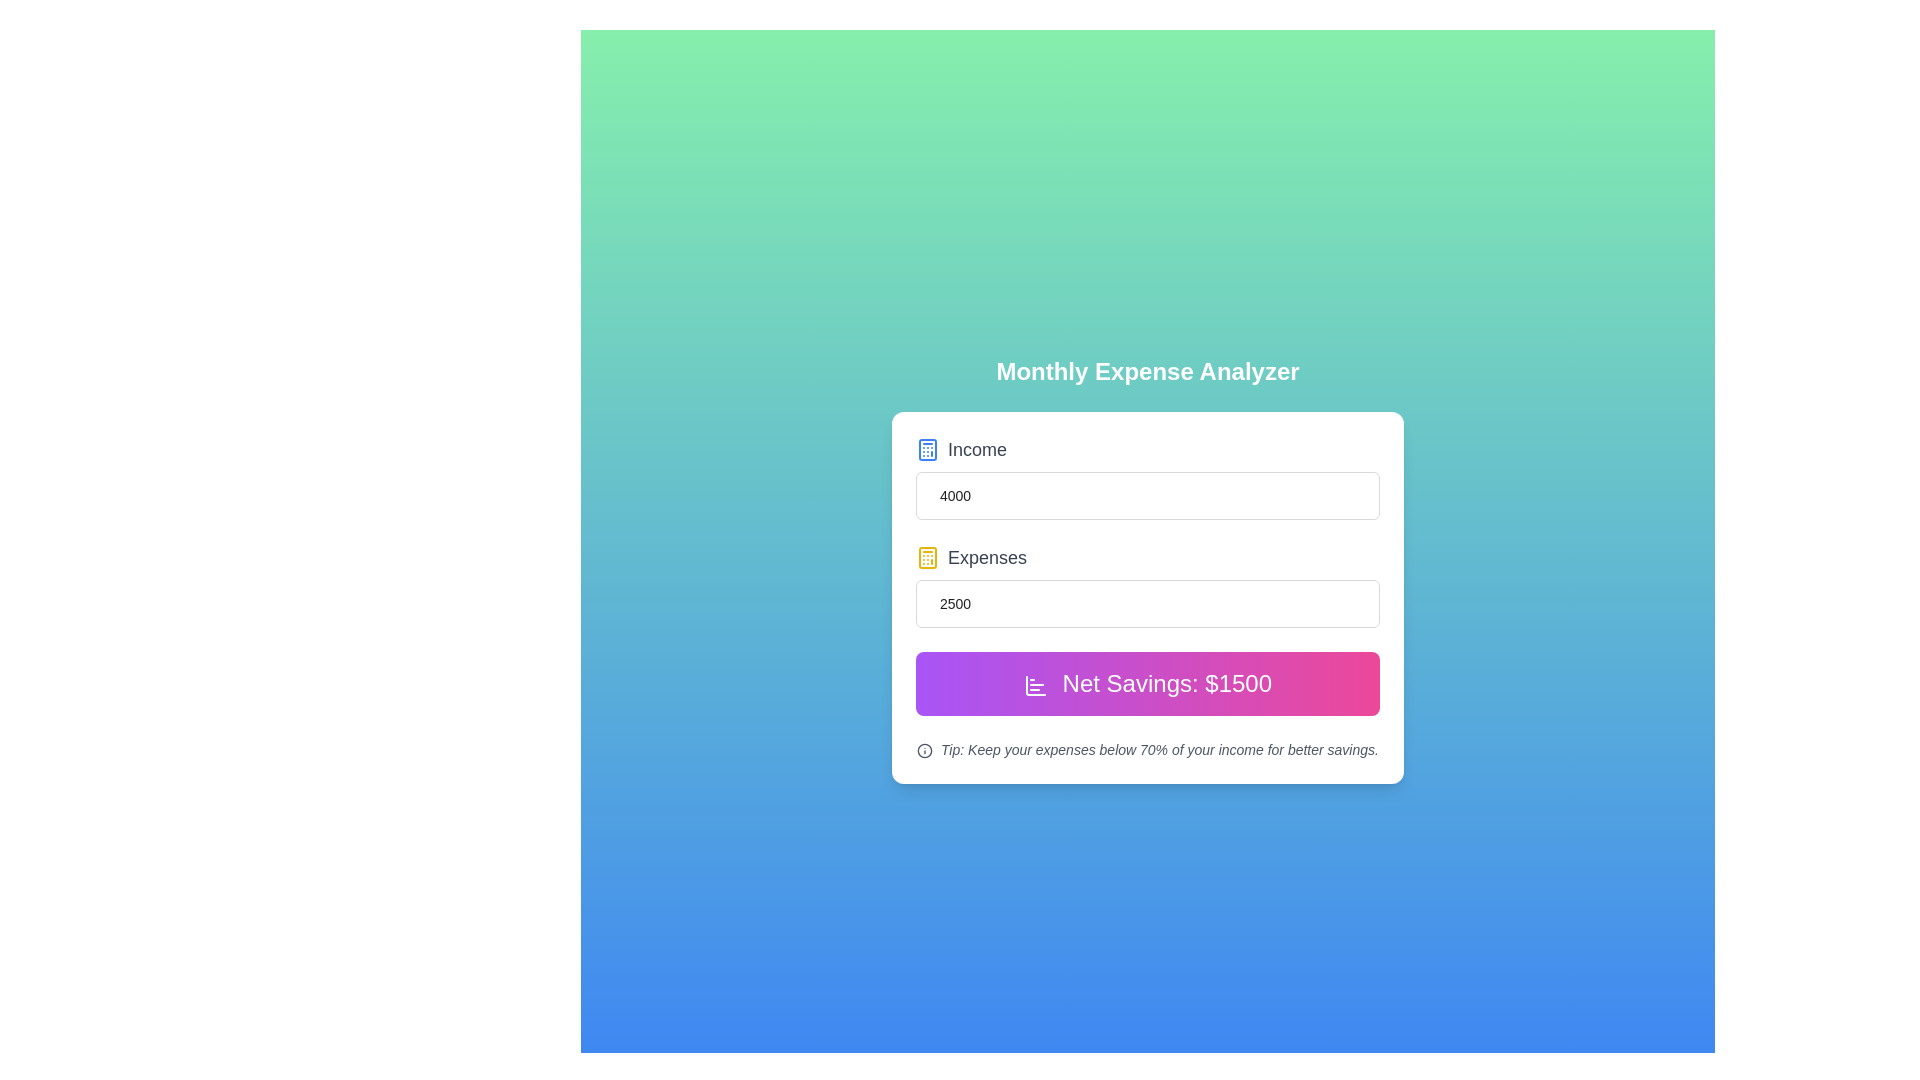 This screenshot has width=1920, height=1080. I want to click on the SVG circle representing the 'info' icon, which is part of the 'lucide lucide-info' class, located above the descriptive label about expenses, so click(924, 751).